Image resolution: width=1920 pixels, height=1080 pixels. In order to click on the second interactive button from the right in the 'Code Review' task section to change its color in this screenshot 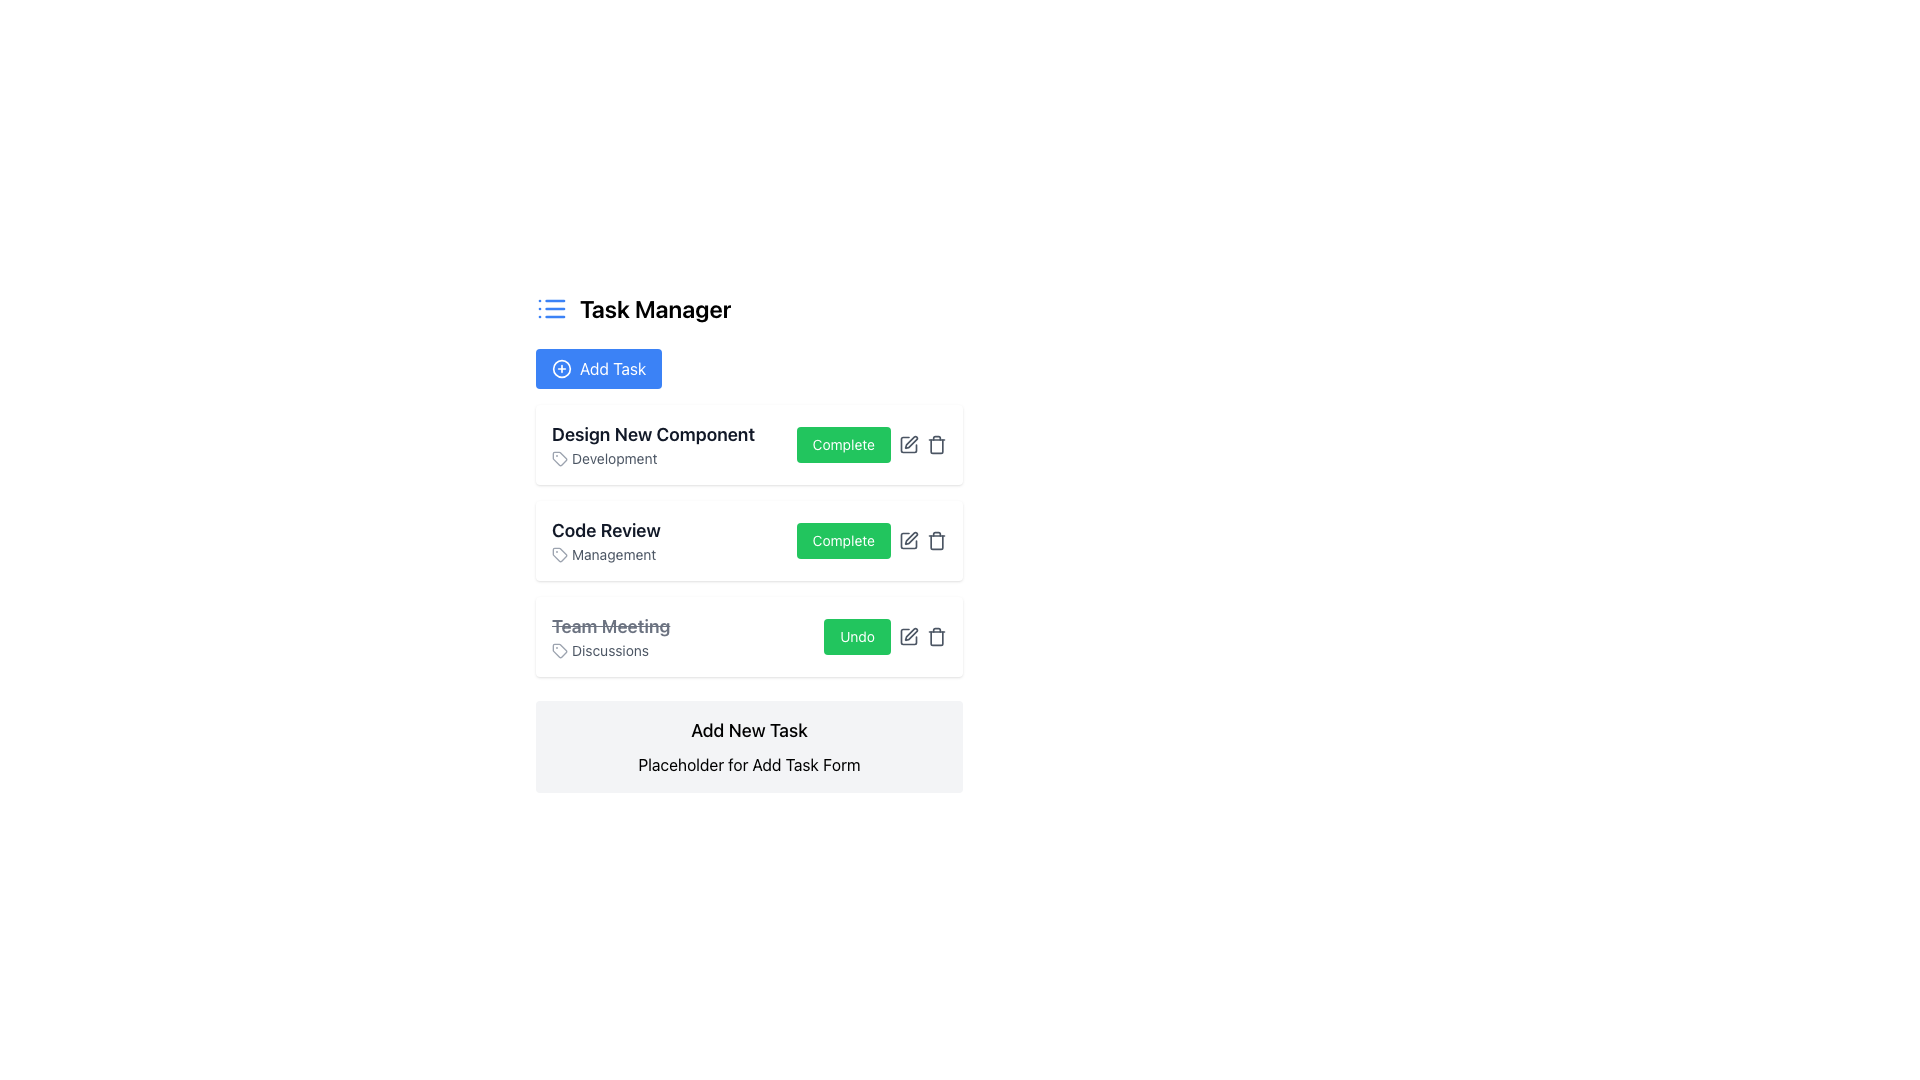, I will do `click(907, 540)`.